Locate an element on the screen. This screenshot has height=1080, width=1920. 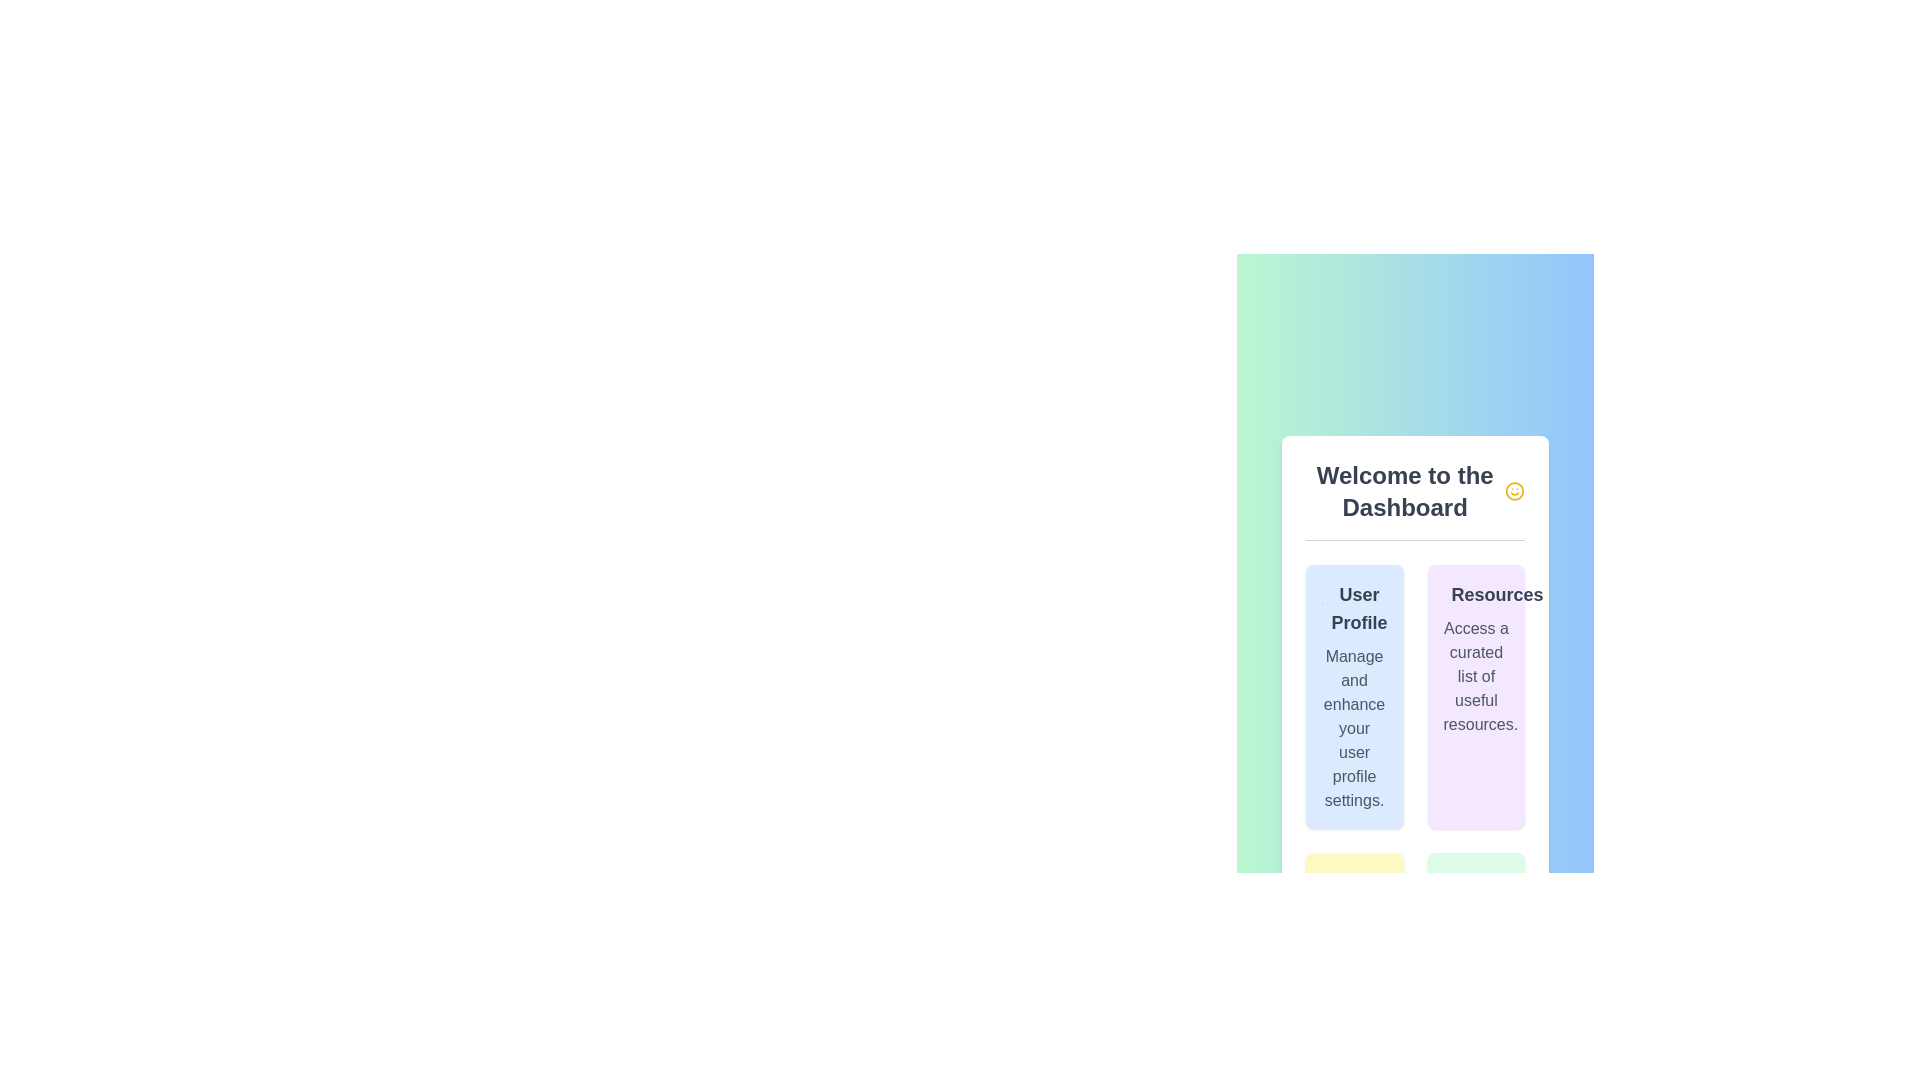
the introductory text message on the dashboard interface, which is positioned to the left of a yellow smiley icon in the upper section of the main content is located at coordinates (1404, 491).